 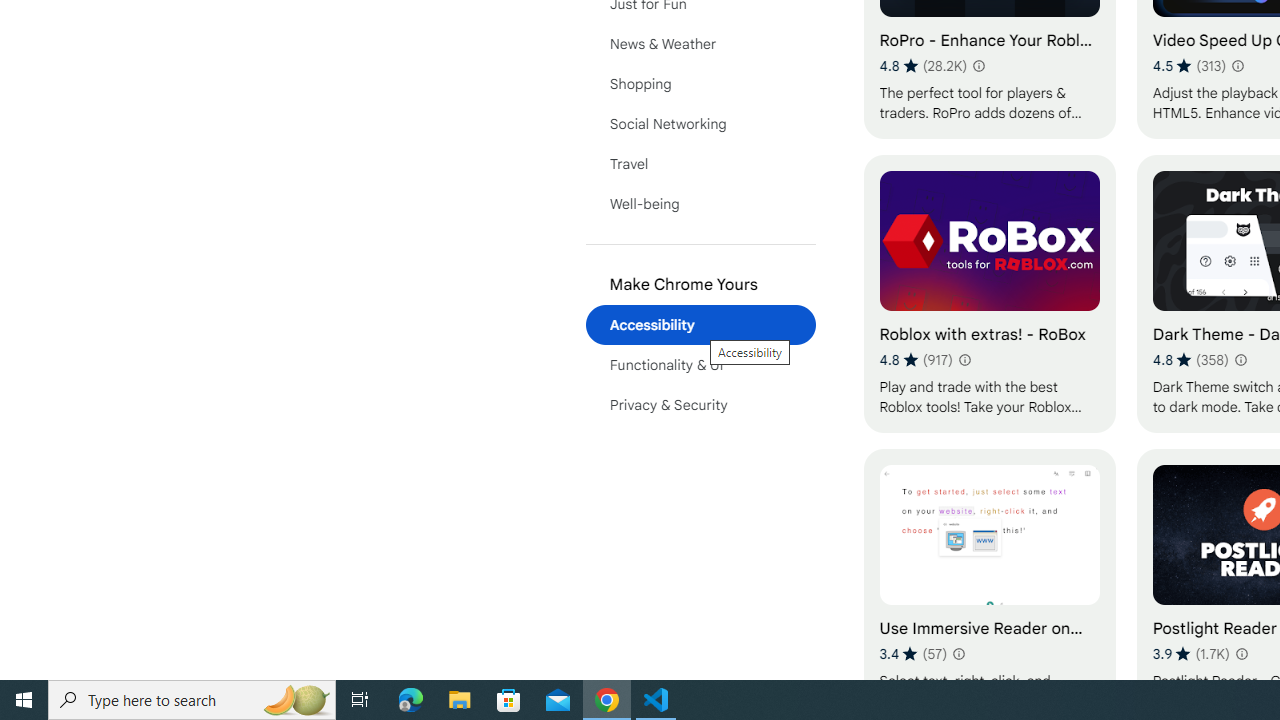 I want to click on 'News & Weather', so click(x=700, y=43).